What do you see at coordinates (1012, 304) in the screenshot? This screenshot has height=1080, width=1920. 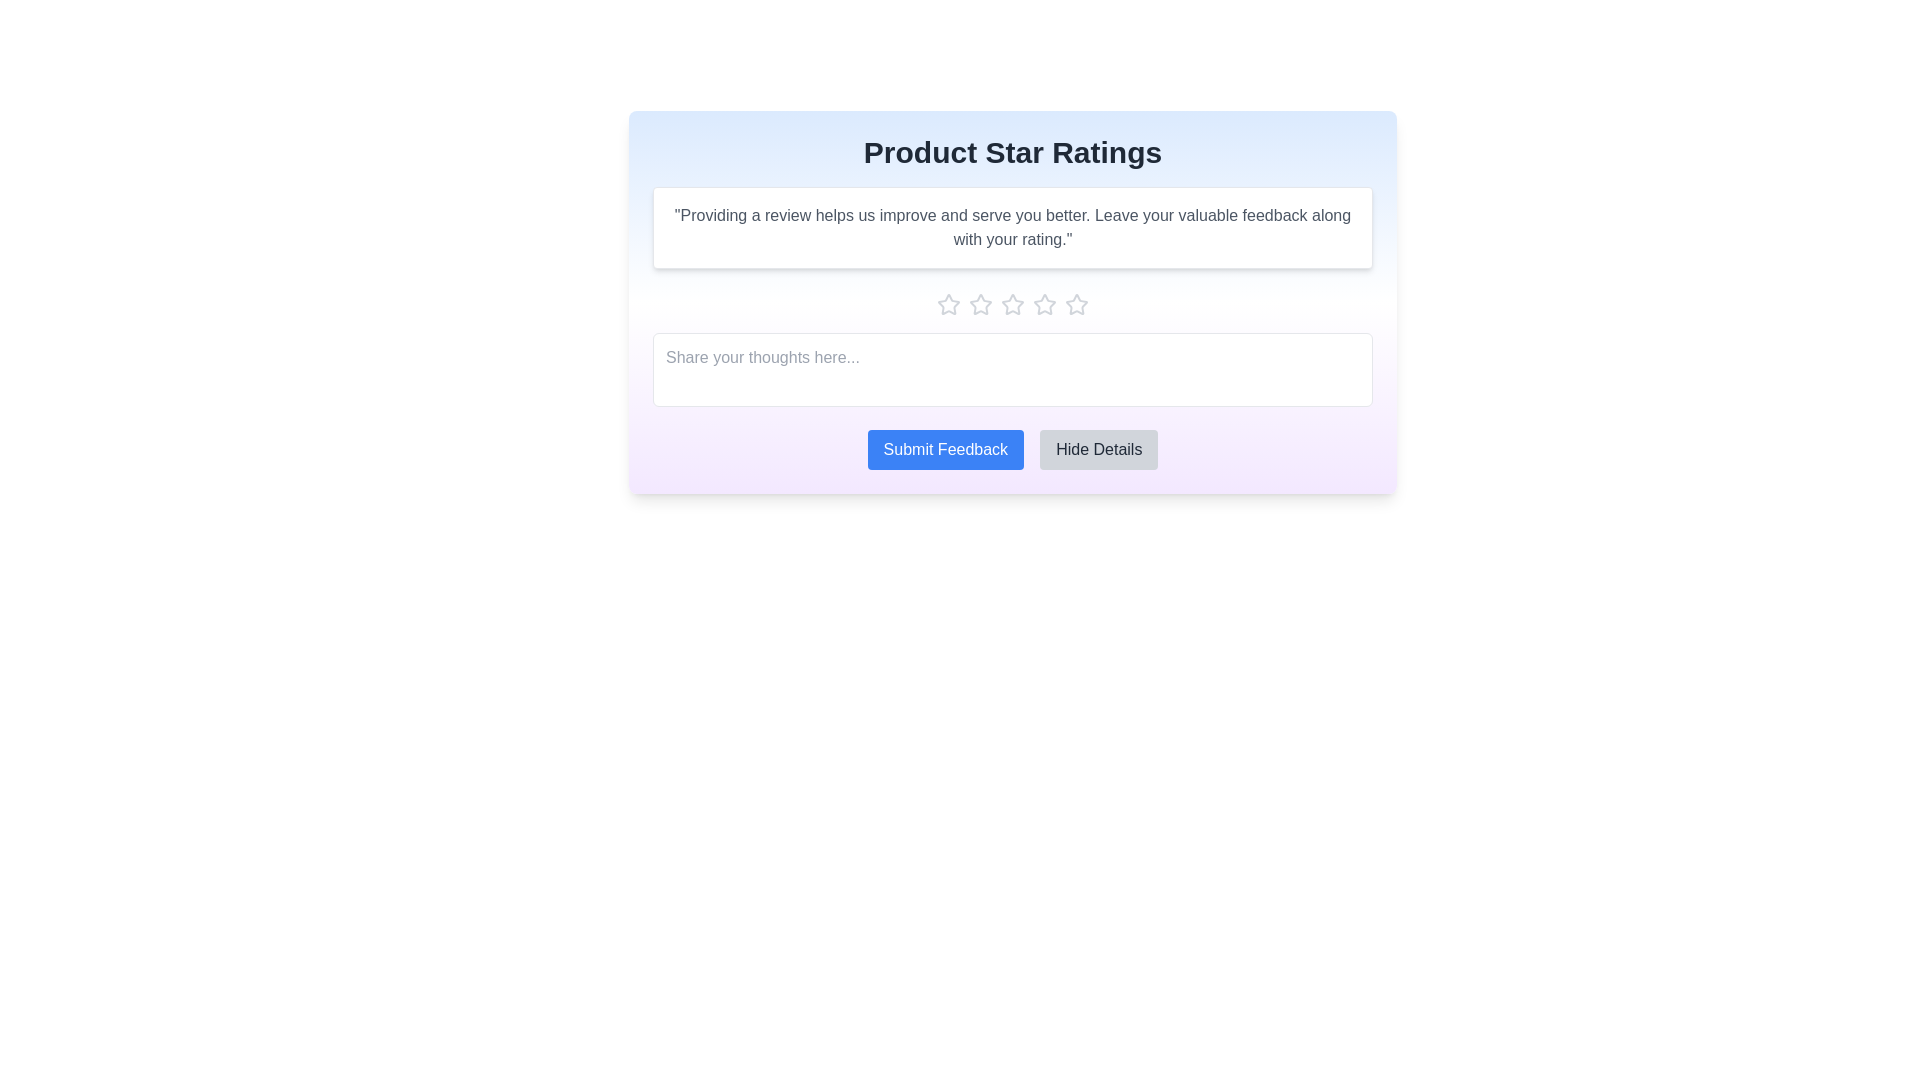 I see `the star corresponding to 3 to set the rating` at bounding box center [1012, 304].